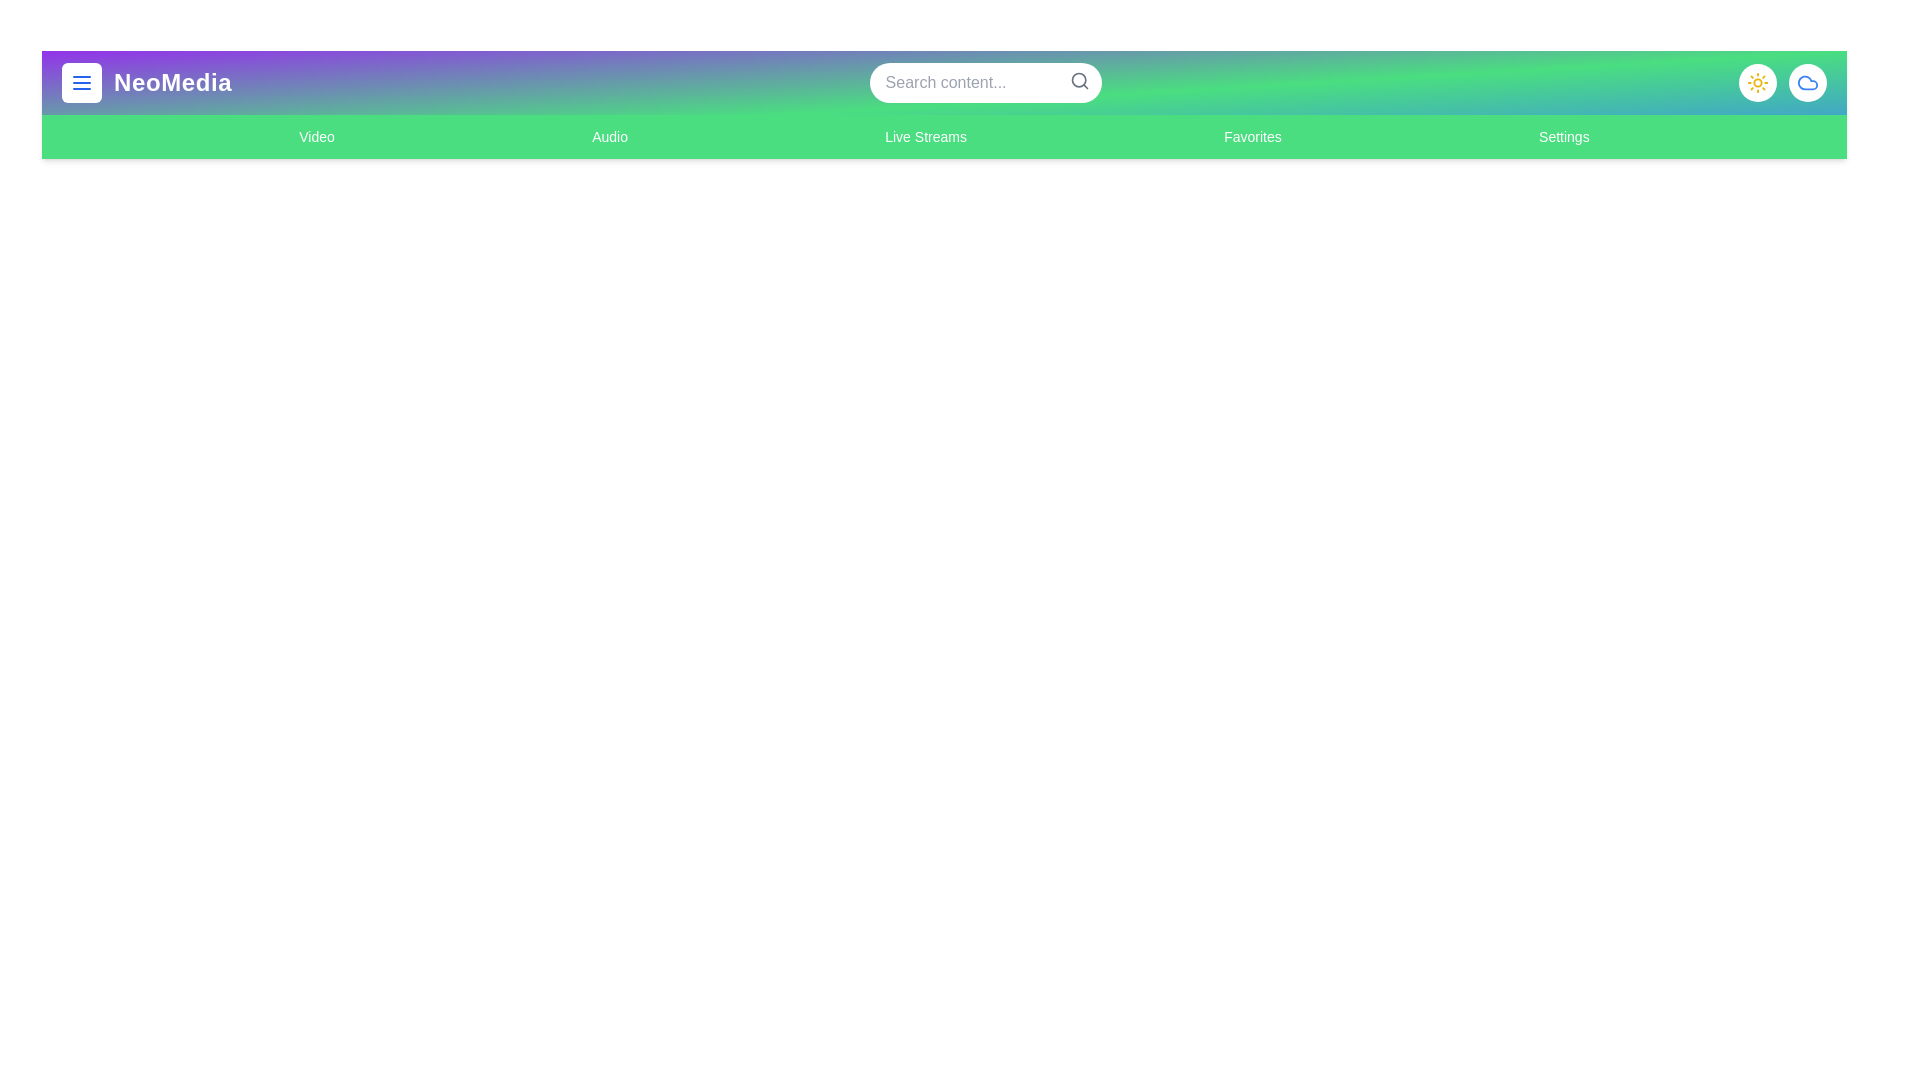 This screenshot has height=1080, width=1920. I want to click on the navigation link for Video to switch to that section, so click(315, 136).